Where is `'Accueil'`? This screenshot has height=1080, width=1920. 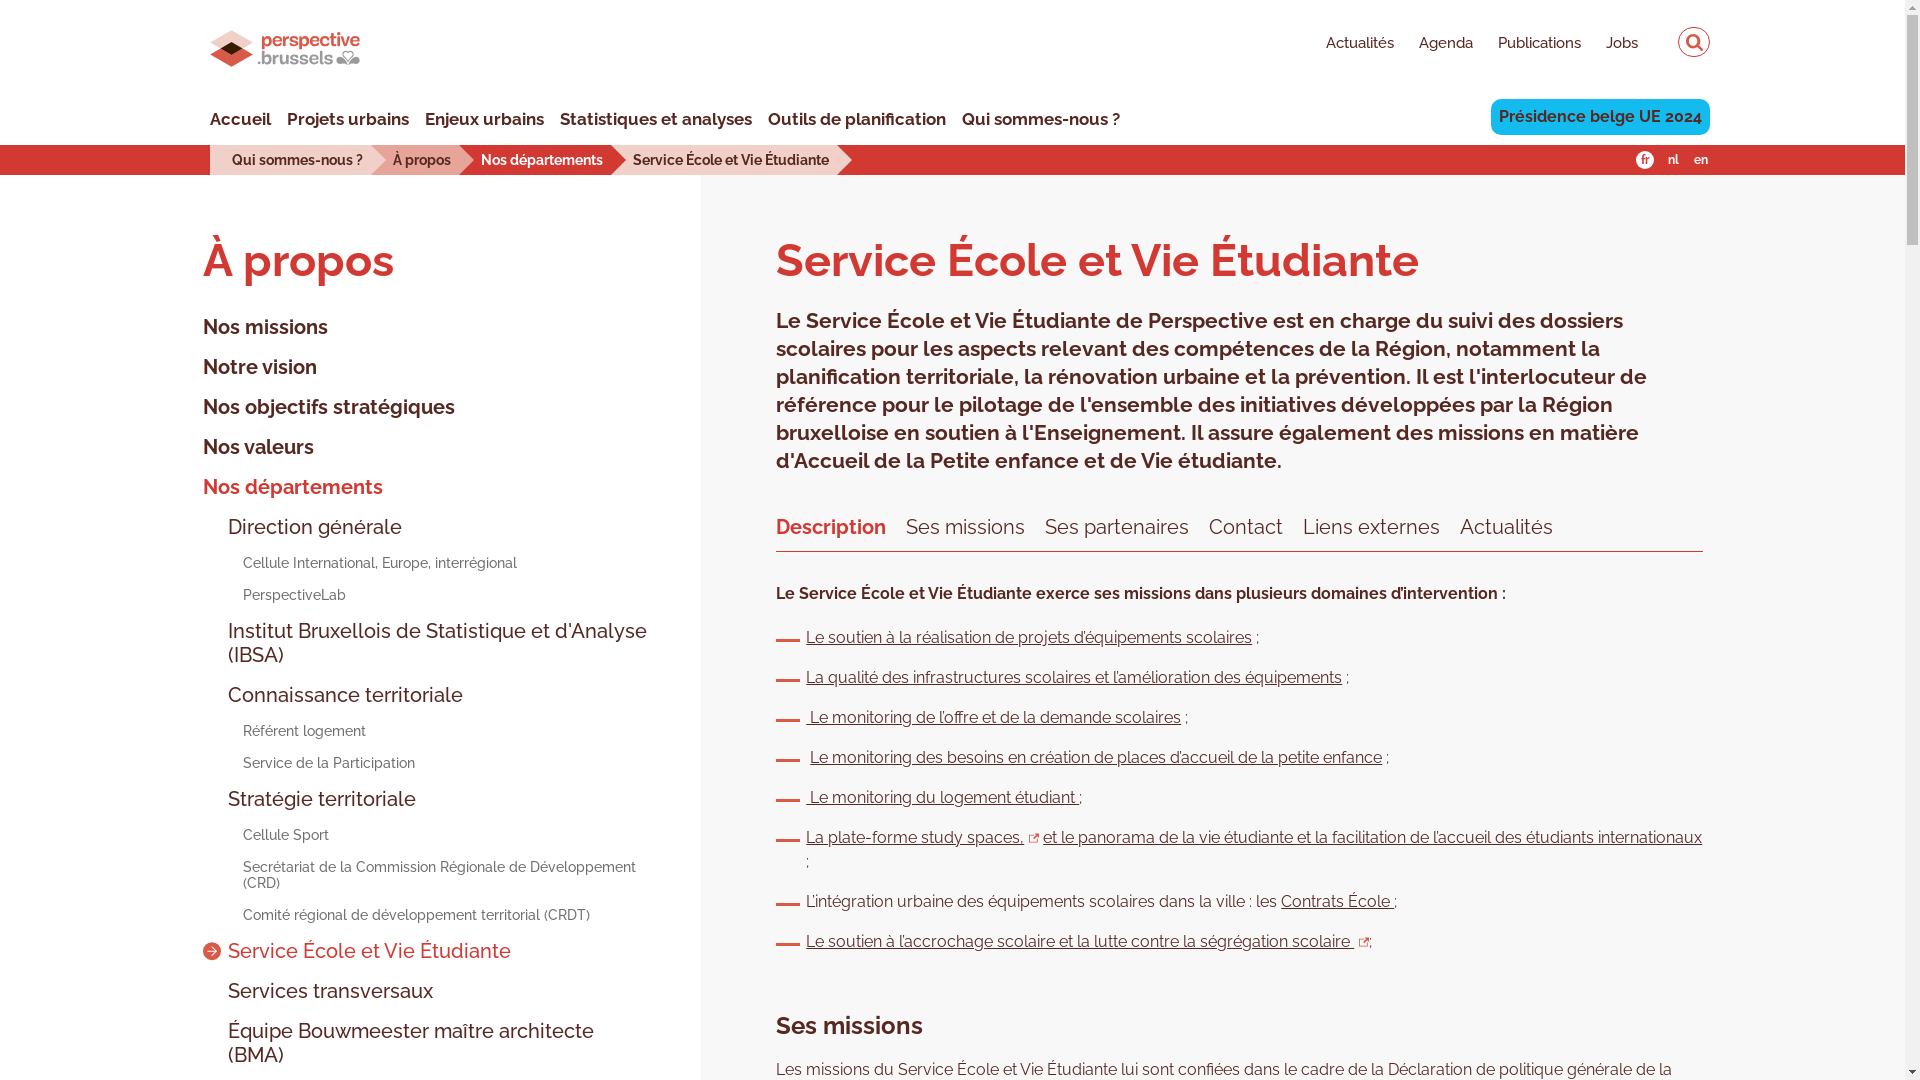
'Accueil' is located at coordinates (240, 119).